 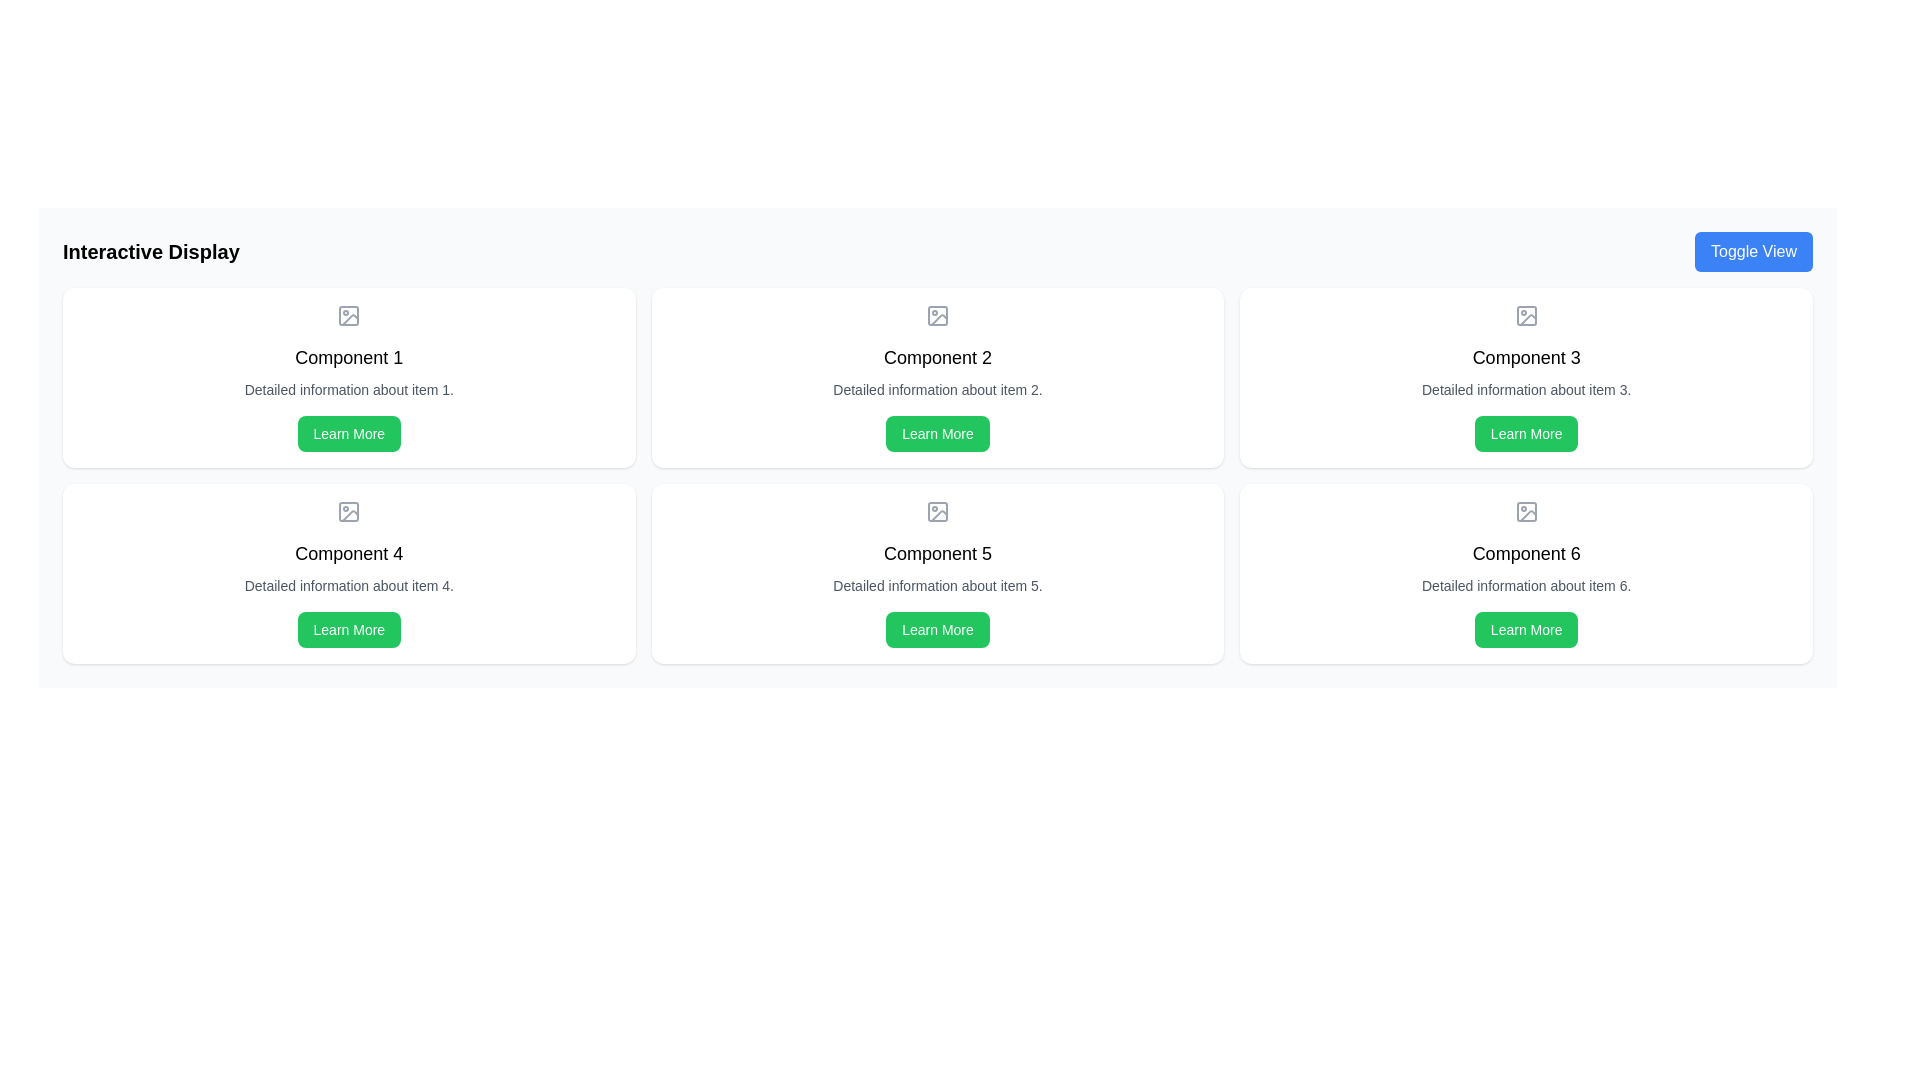 I want to click on the icon that serves as a visual representation for the card labeled 'Component 2', located at the top center of the card, so click(x=936, y=315).